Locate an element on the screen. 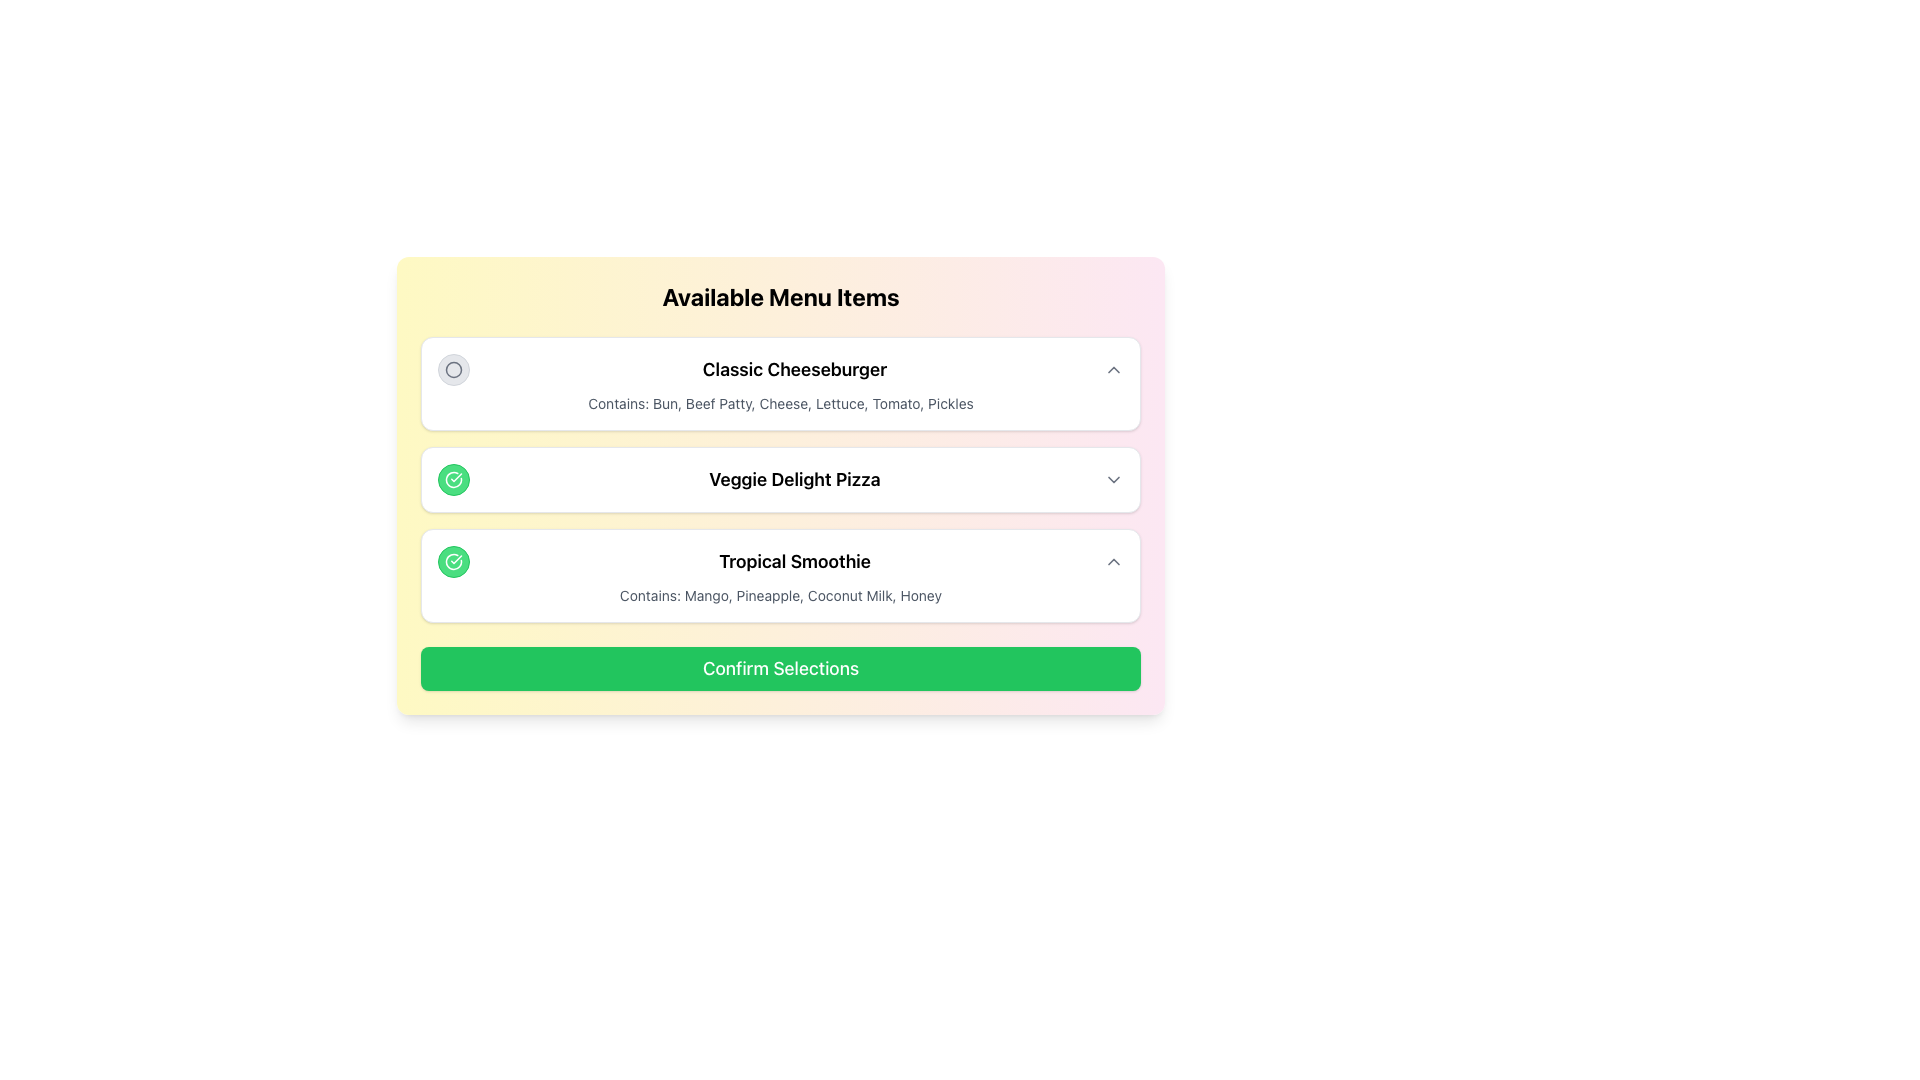  text displayed in the 'Classic Cheeseburger' label, which is prominently featured in bold, large font within the first menu item of 'Available Menu Items' is located at coordinates (794, 370).